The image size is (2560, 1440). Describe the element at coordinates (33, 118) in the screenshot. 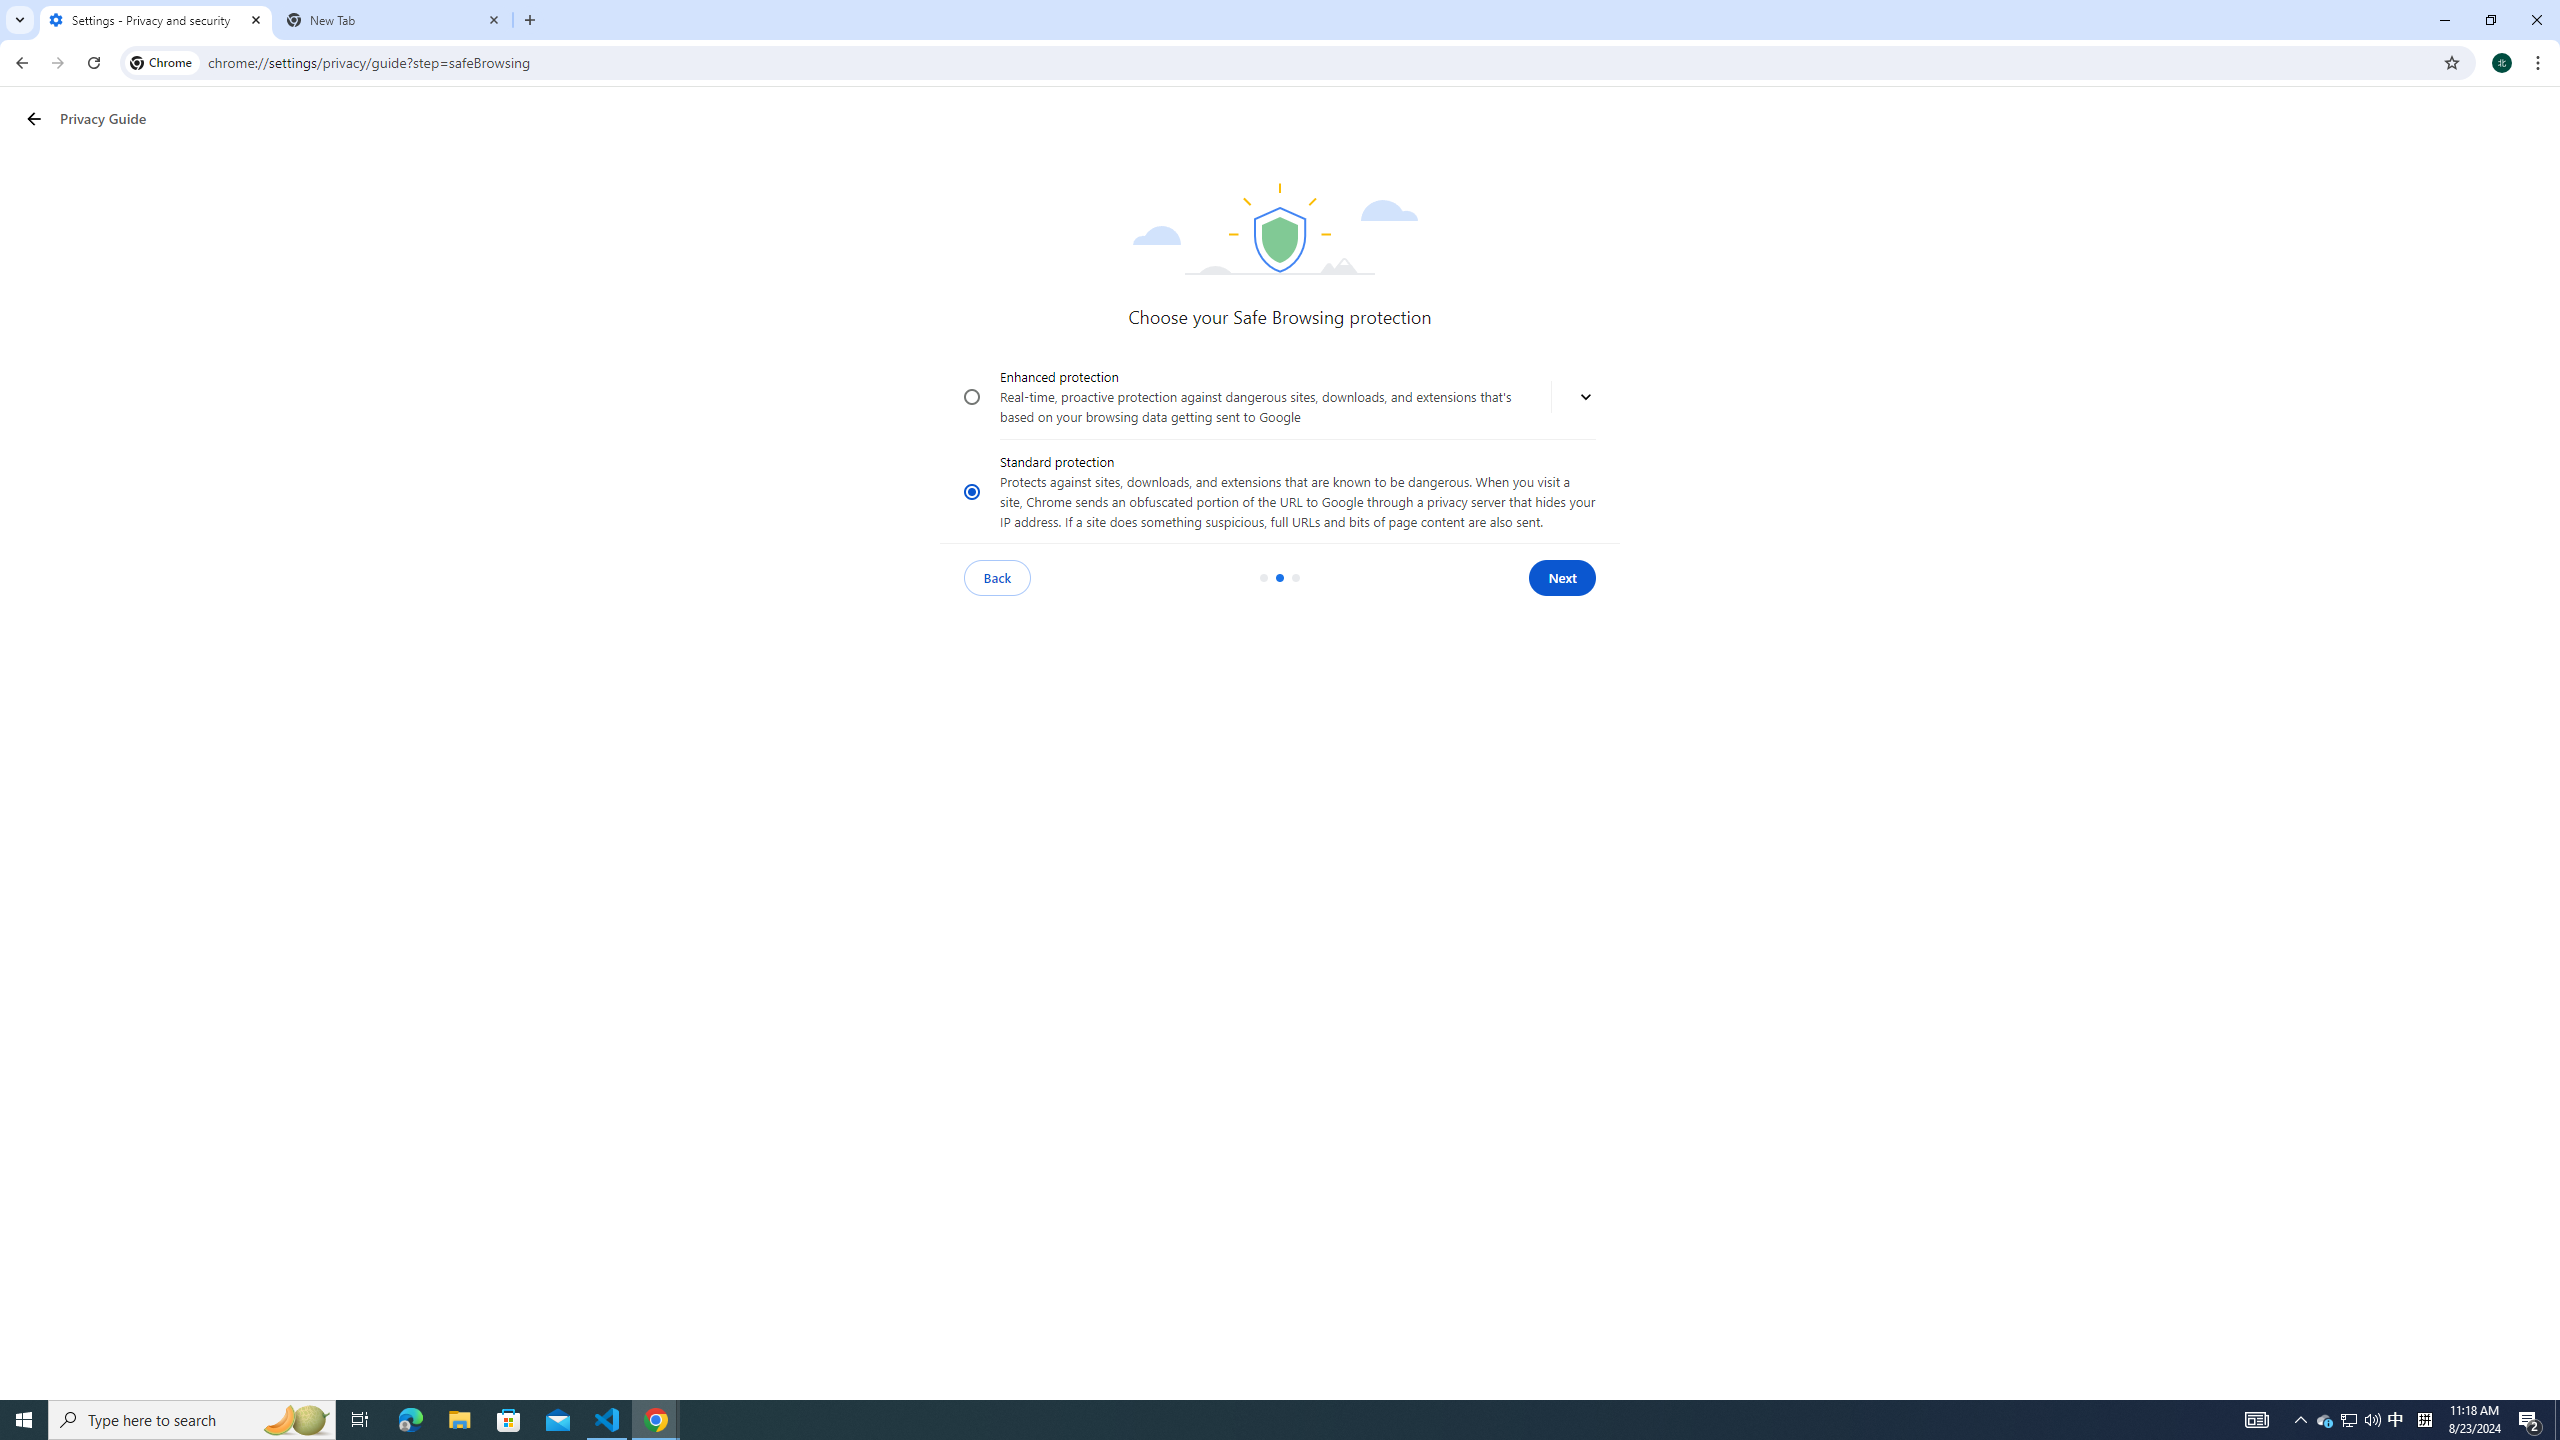

I see `'Privacy Guide back button'` at that location.